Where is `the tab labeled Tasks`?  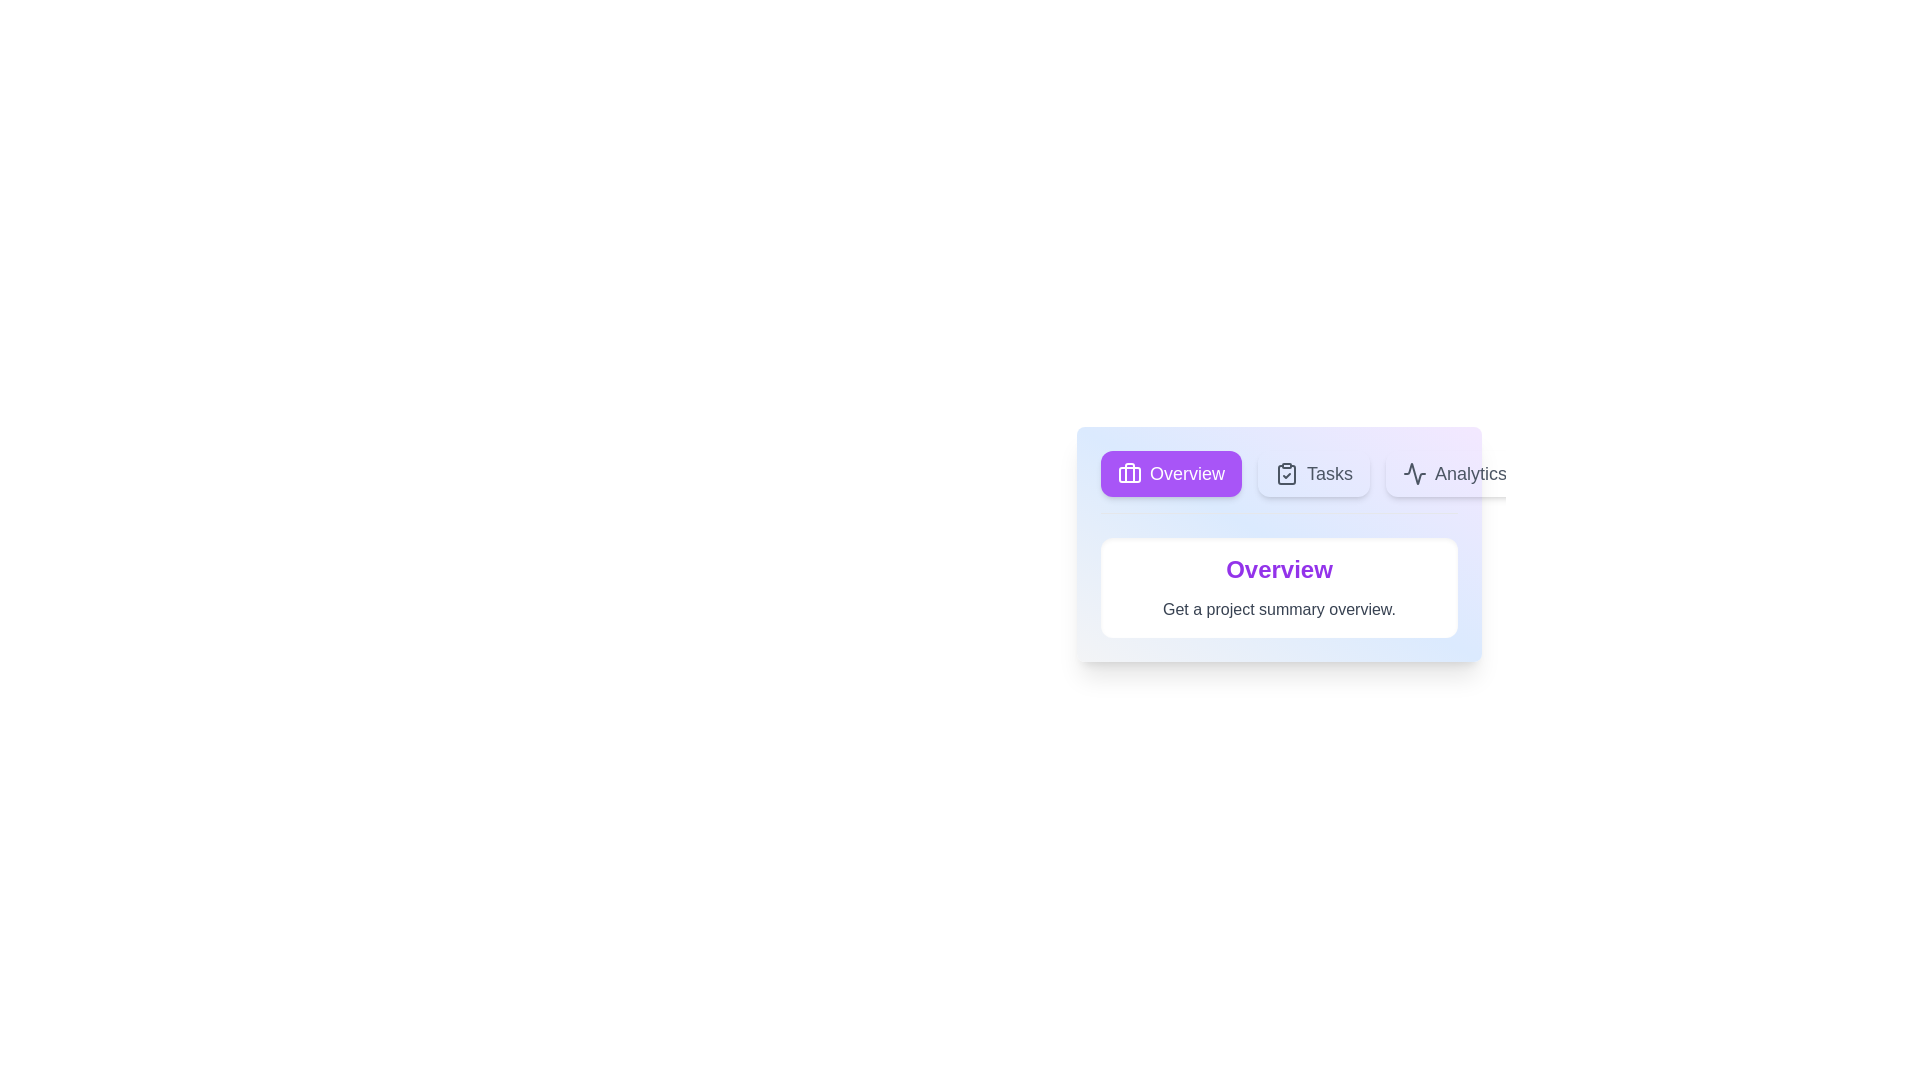
the tab labeled Tasks is located at coordinates (1314, 474).